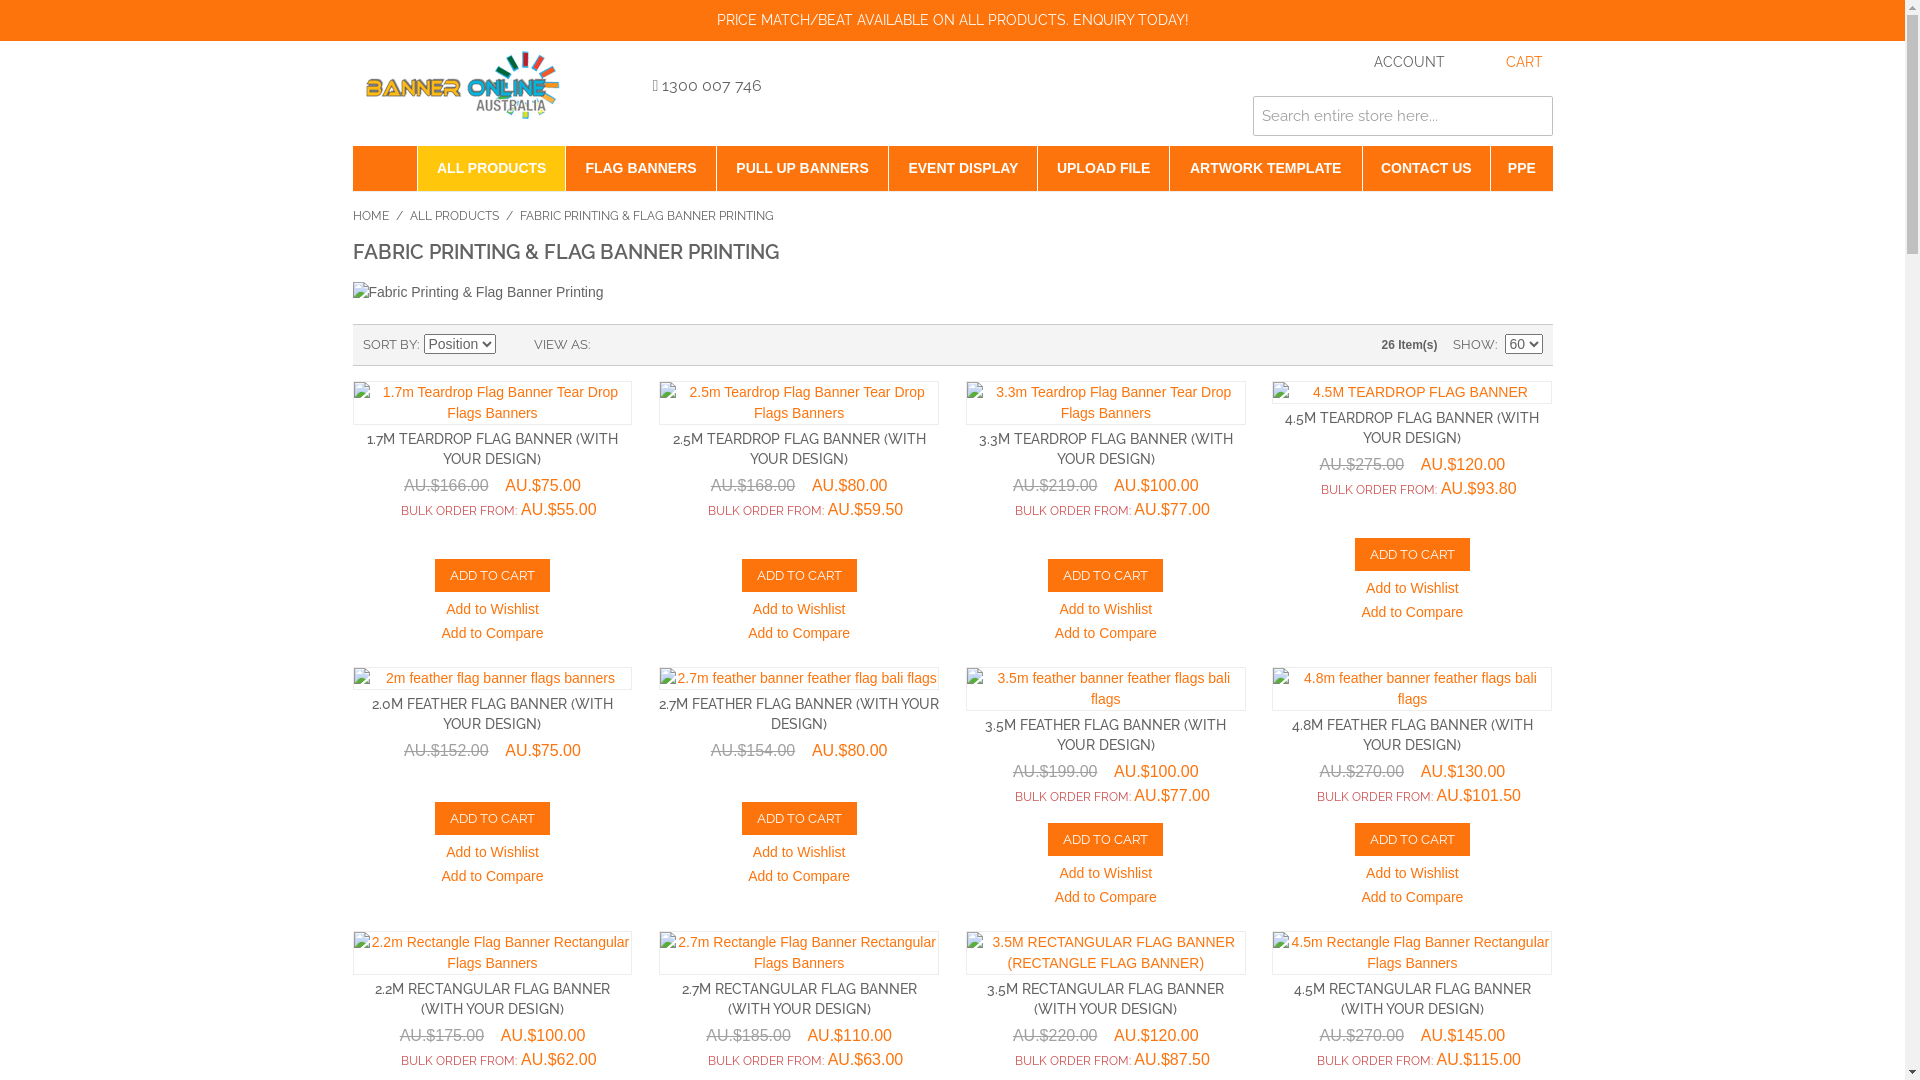 This screenshot has width=1920, height=1080. I want to click on 'BULK ORDER FROM: AU.$115.00', so click(1410, 1059).